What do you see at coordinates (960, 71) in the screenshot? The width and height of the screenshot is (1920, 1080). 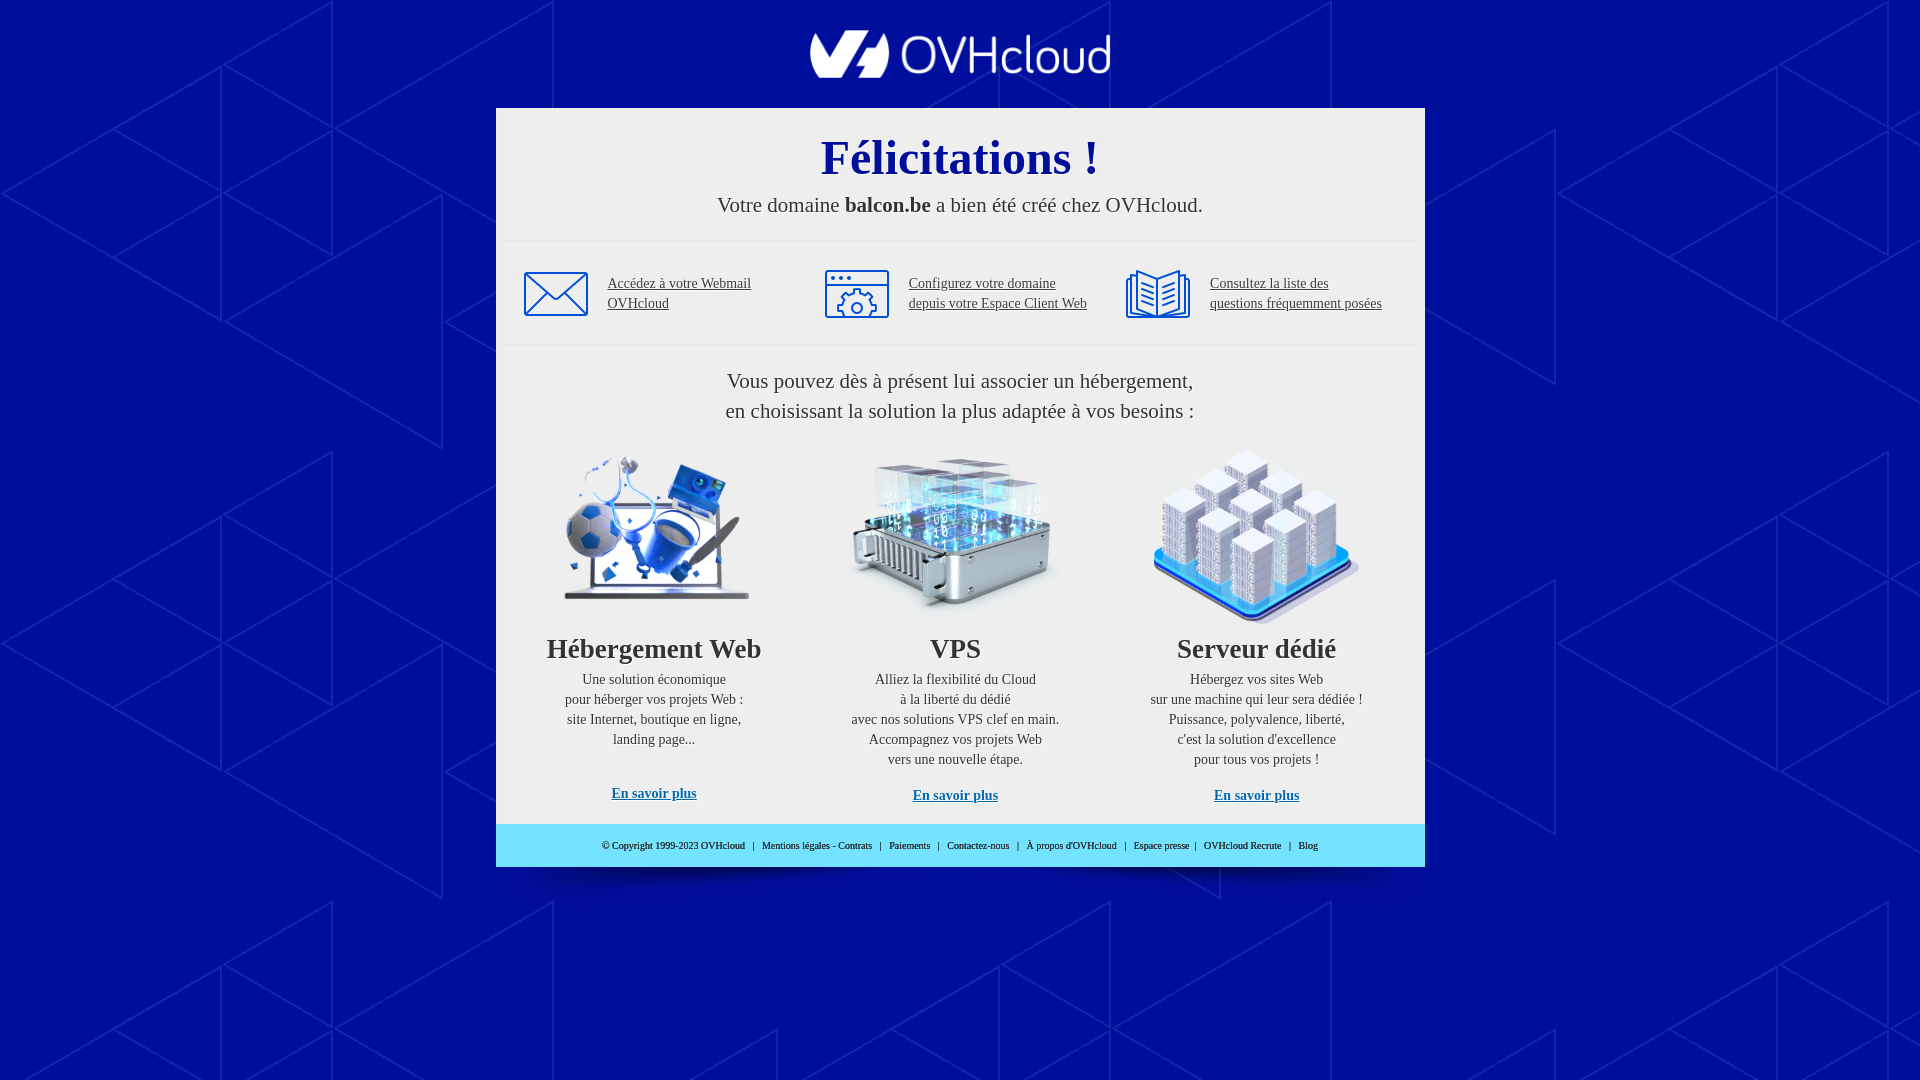 I see `'OVHcloud'` at bounding box center [960, 71].